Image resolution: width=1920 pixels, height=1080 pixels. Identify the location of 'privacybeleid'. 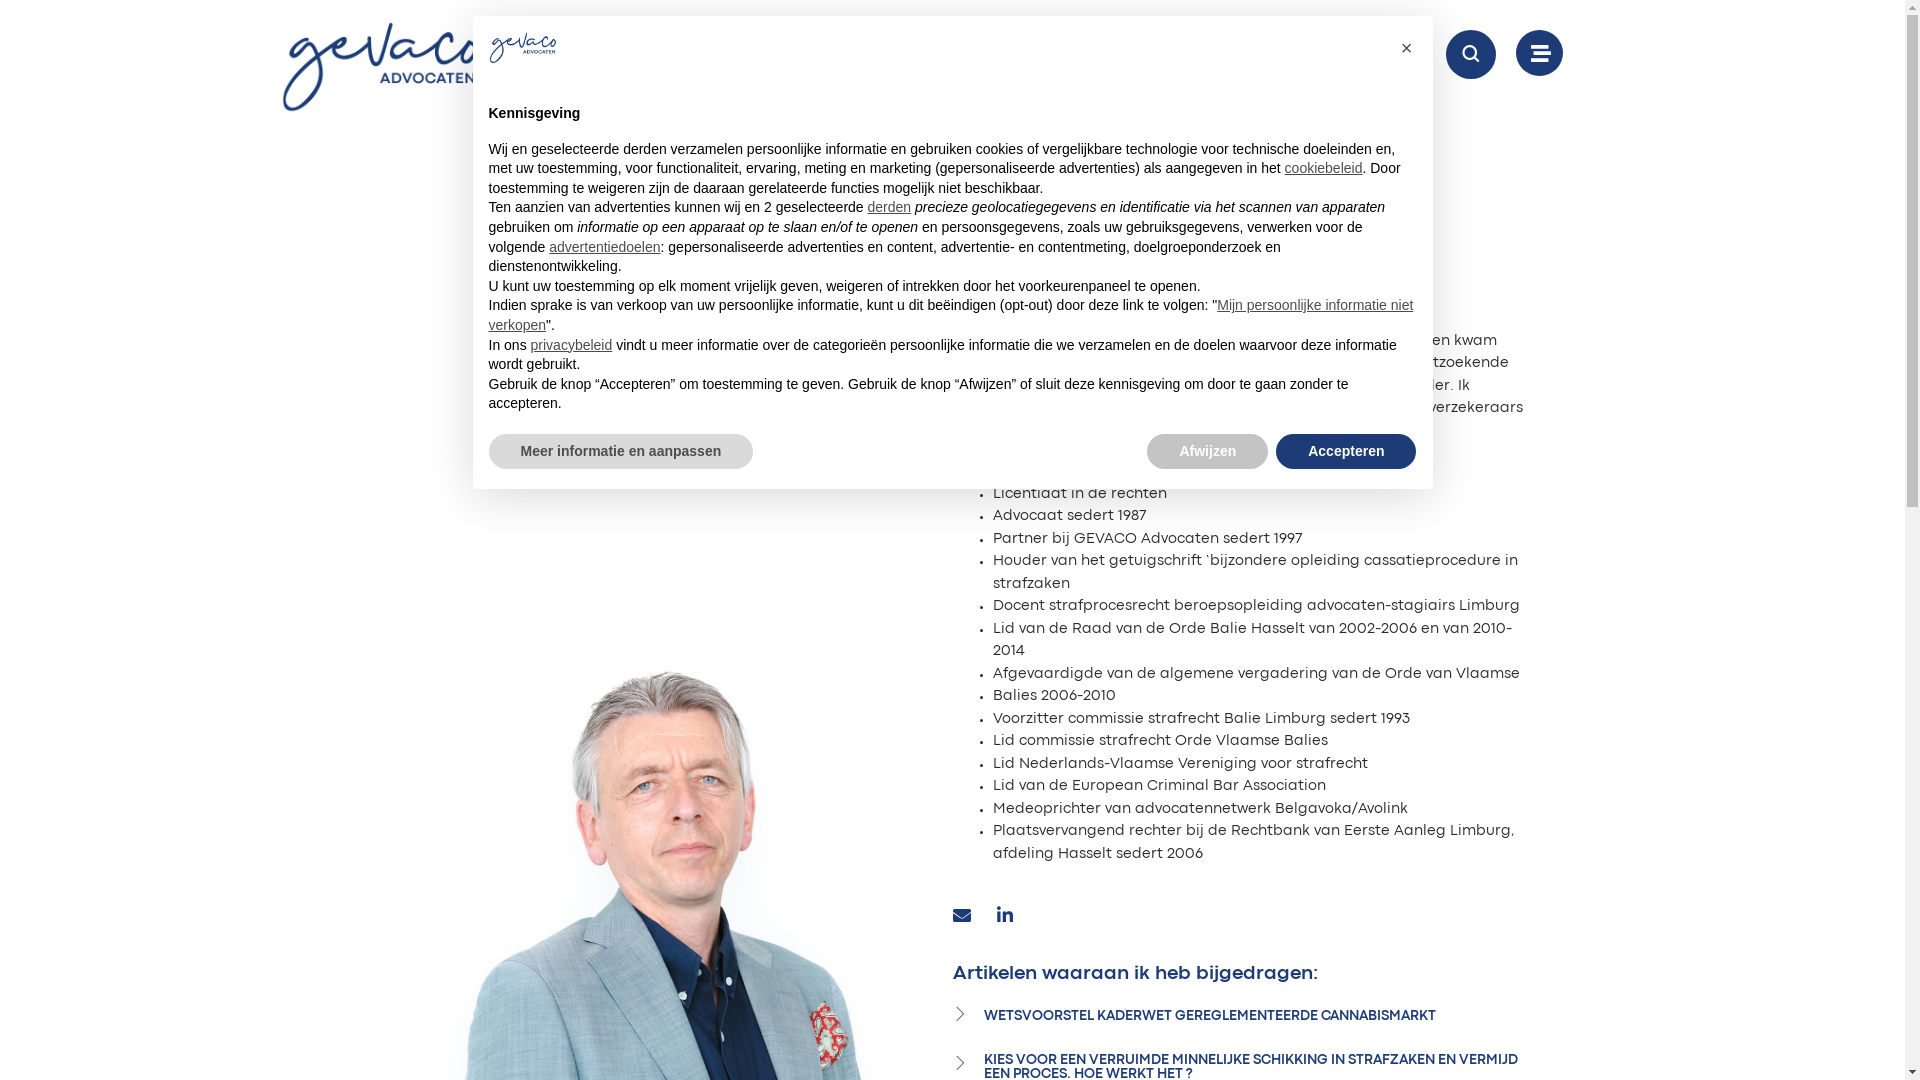
(531, 343).